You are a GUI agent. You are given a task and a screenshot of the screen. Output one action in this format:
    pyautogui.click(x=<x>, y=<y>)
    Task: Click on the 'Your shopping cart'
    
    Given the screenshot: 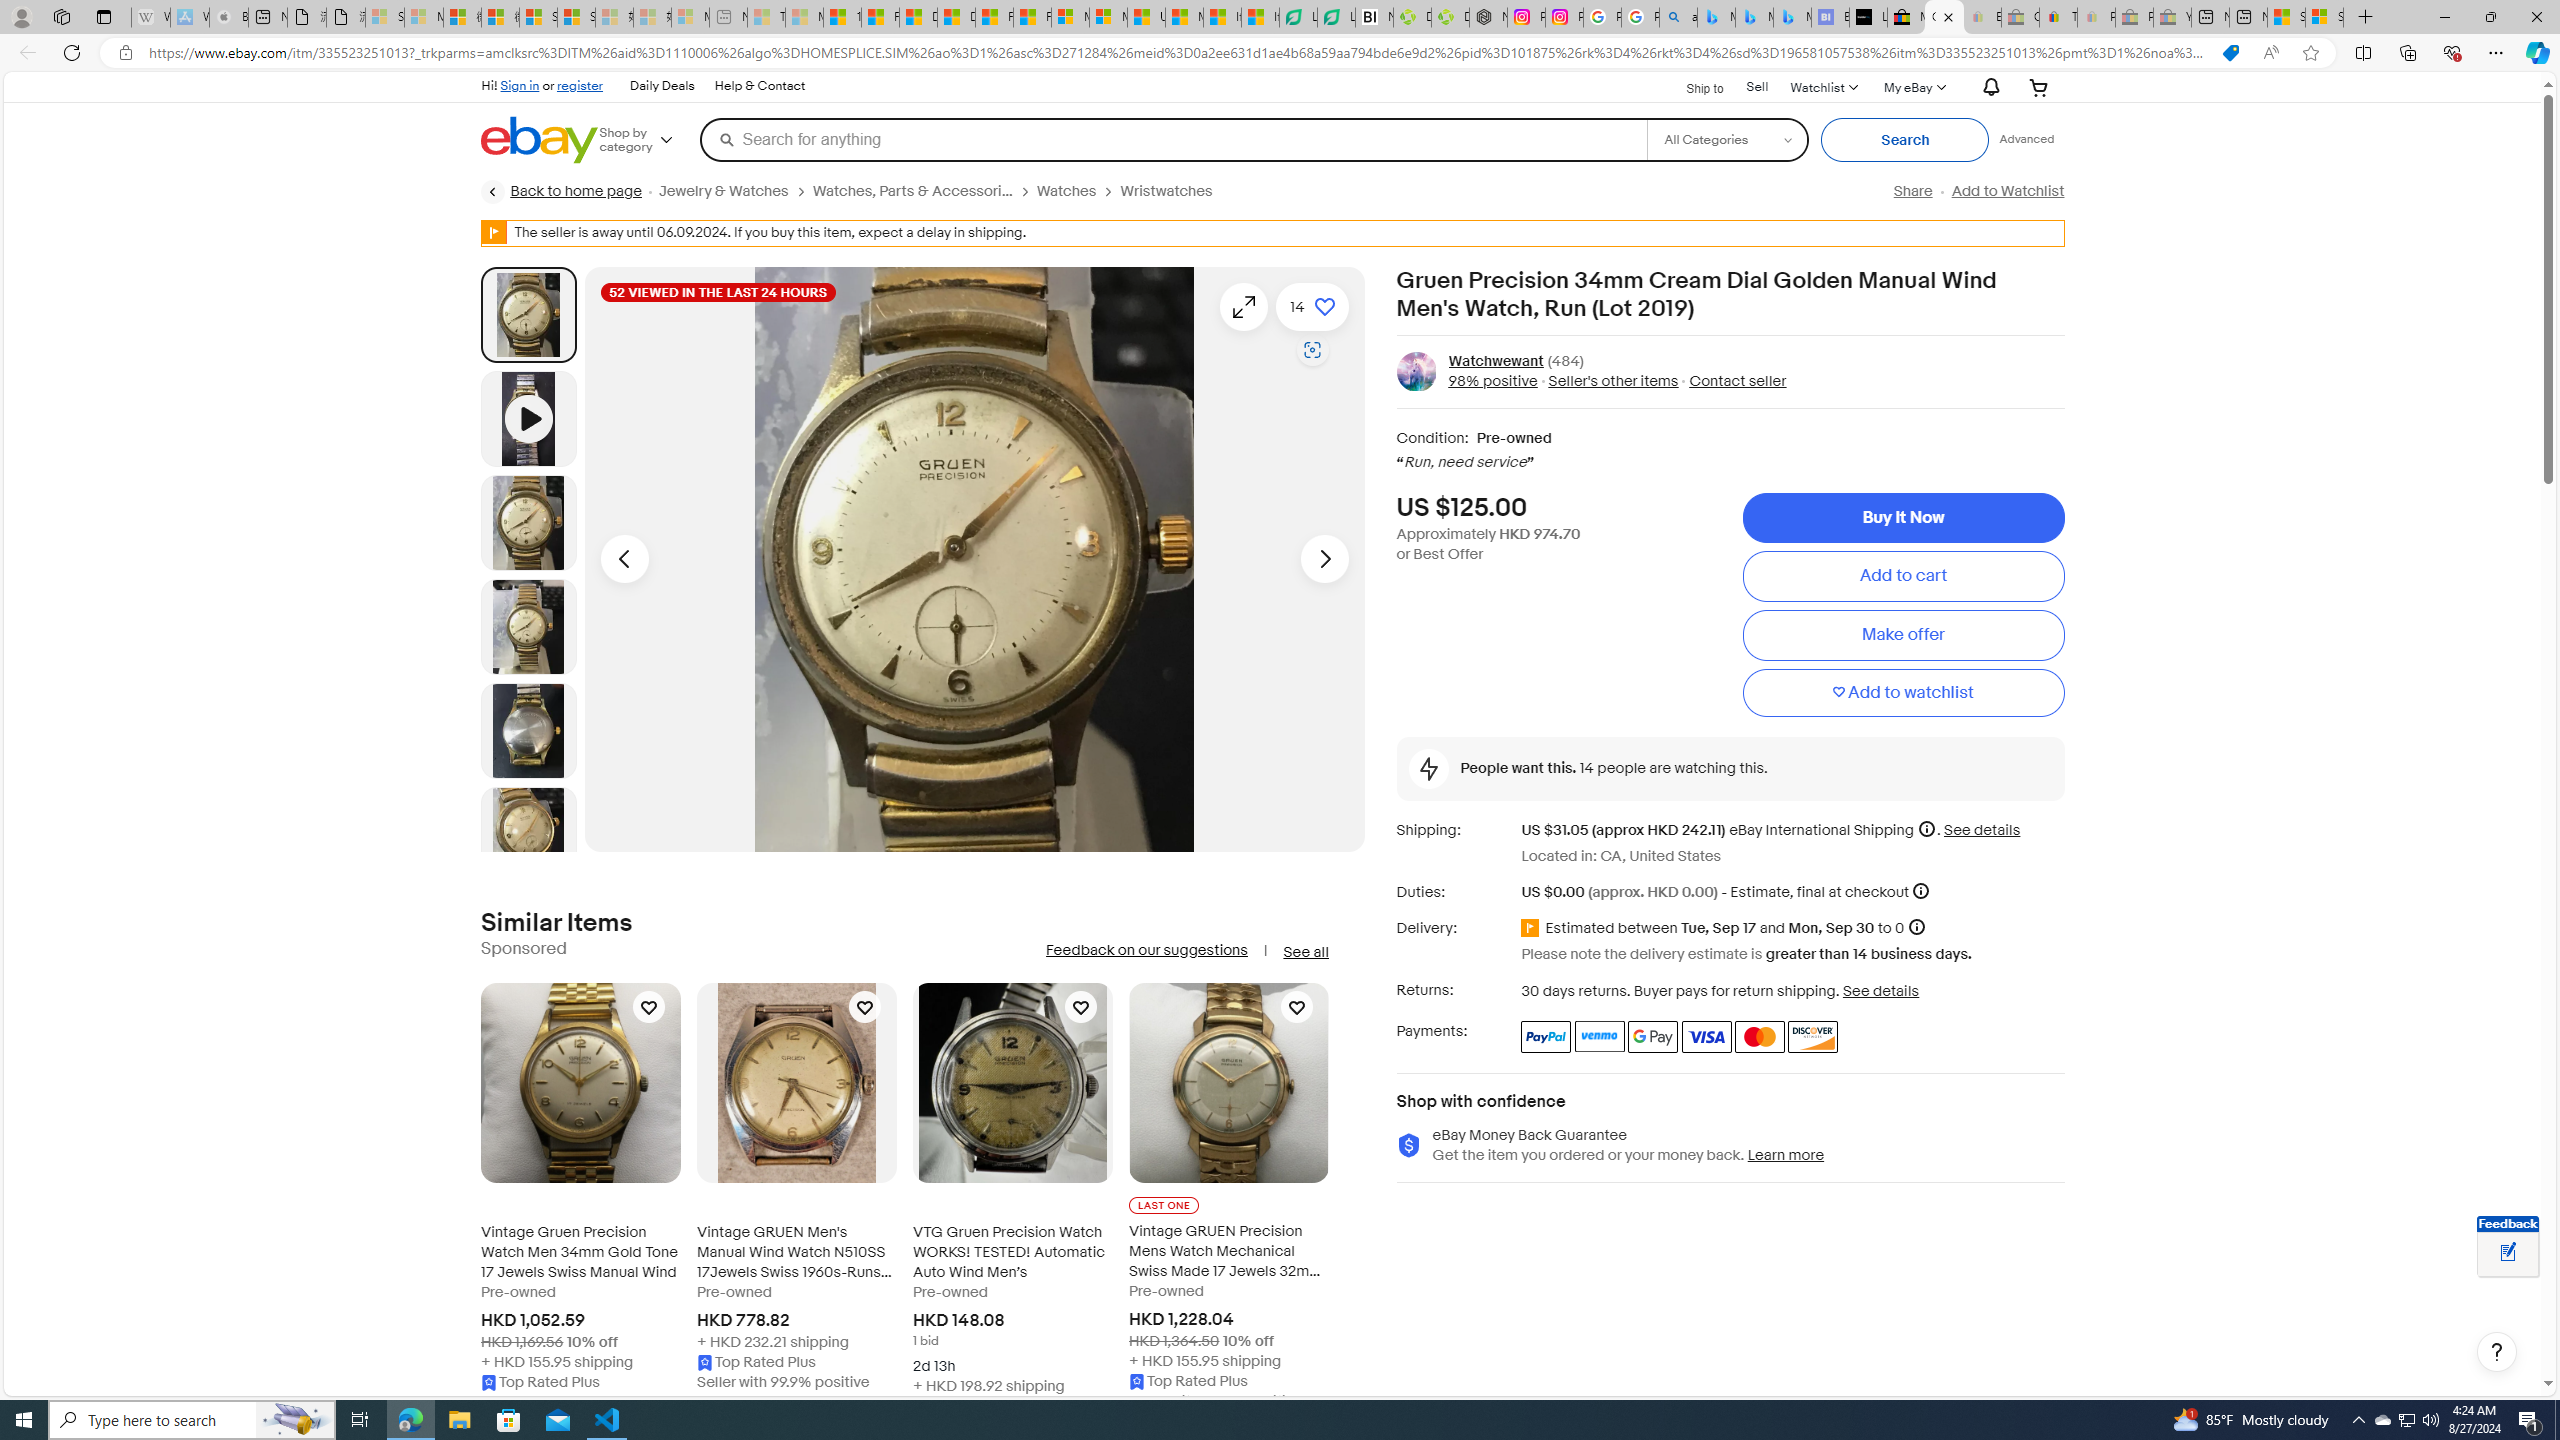 What is the action you would take?
    pyautogui.click(x=2038, y=87)
    